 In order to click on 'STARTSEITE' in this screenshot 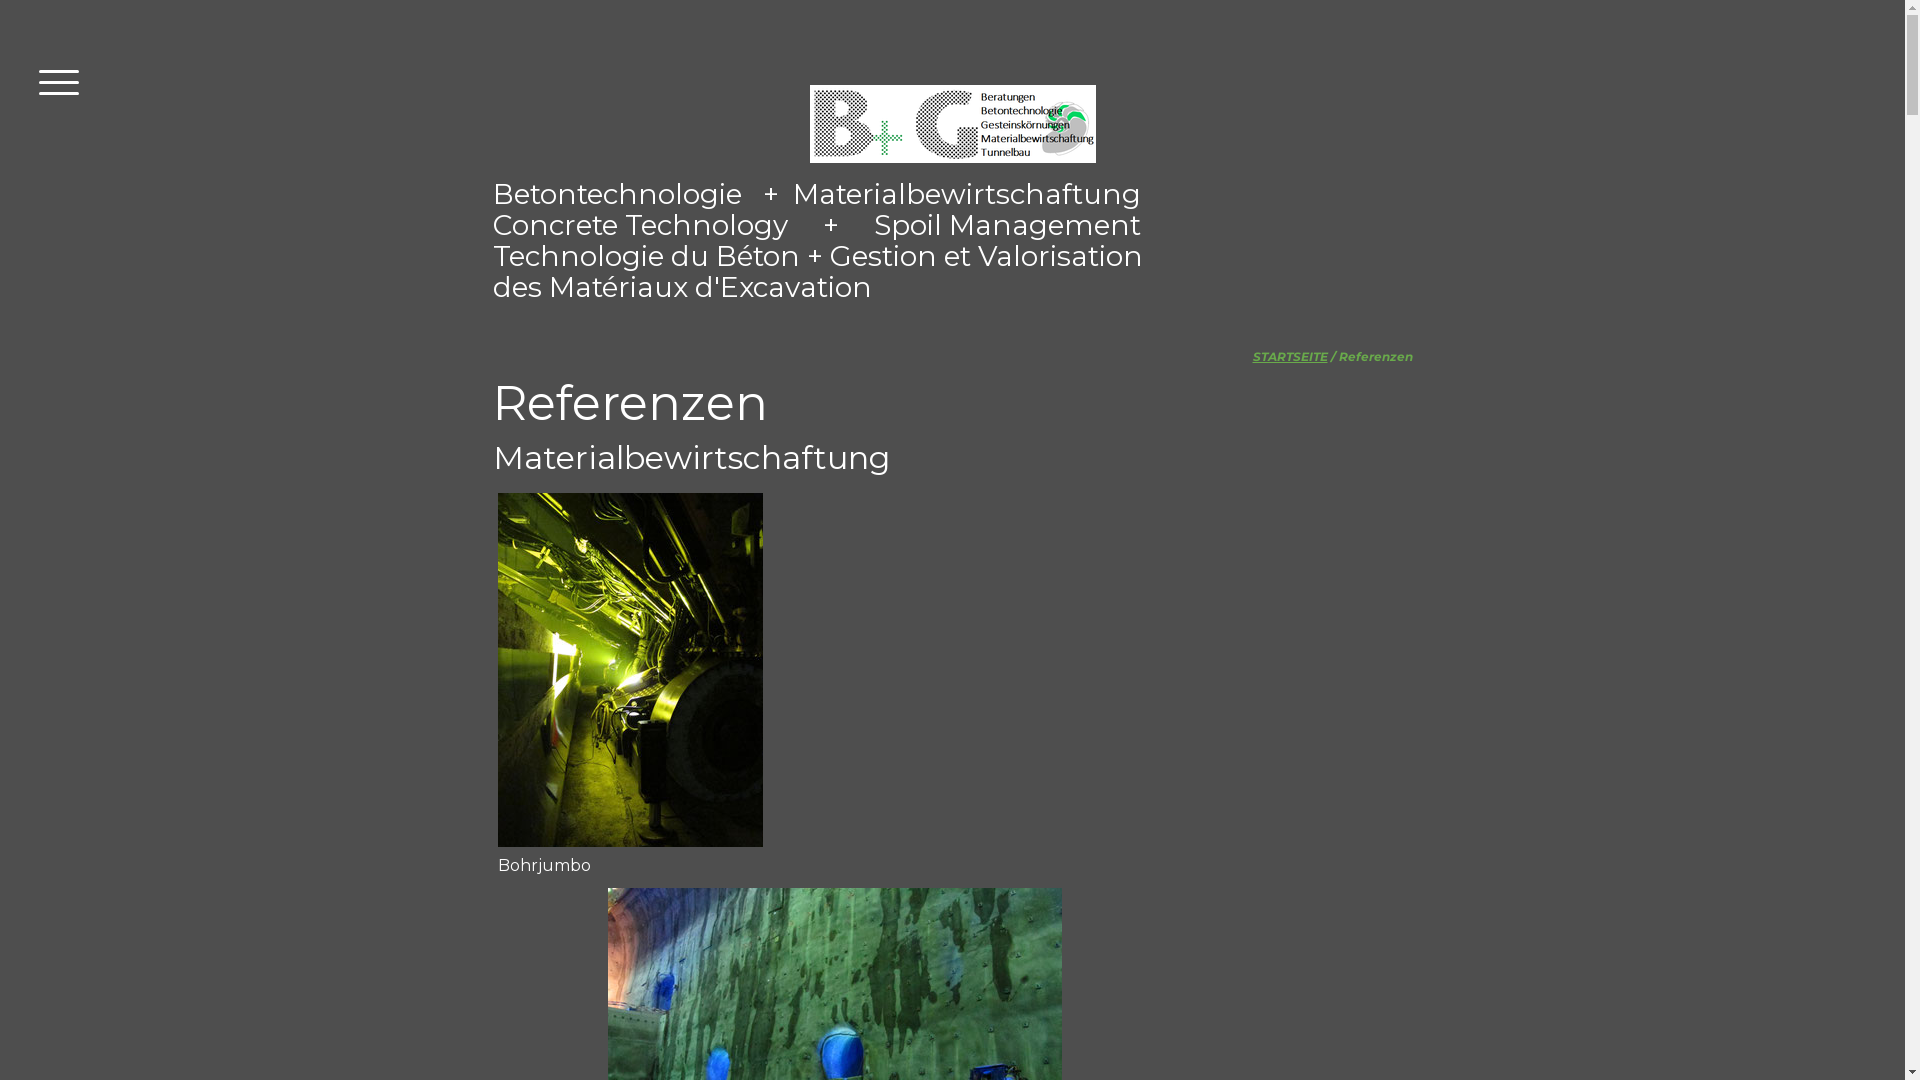, I will do `click(1289, 355)`.